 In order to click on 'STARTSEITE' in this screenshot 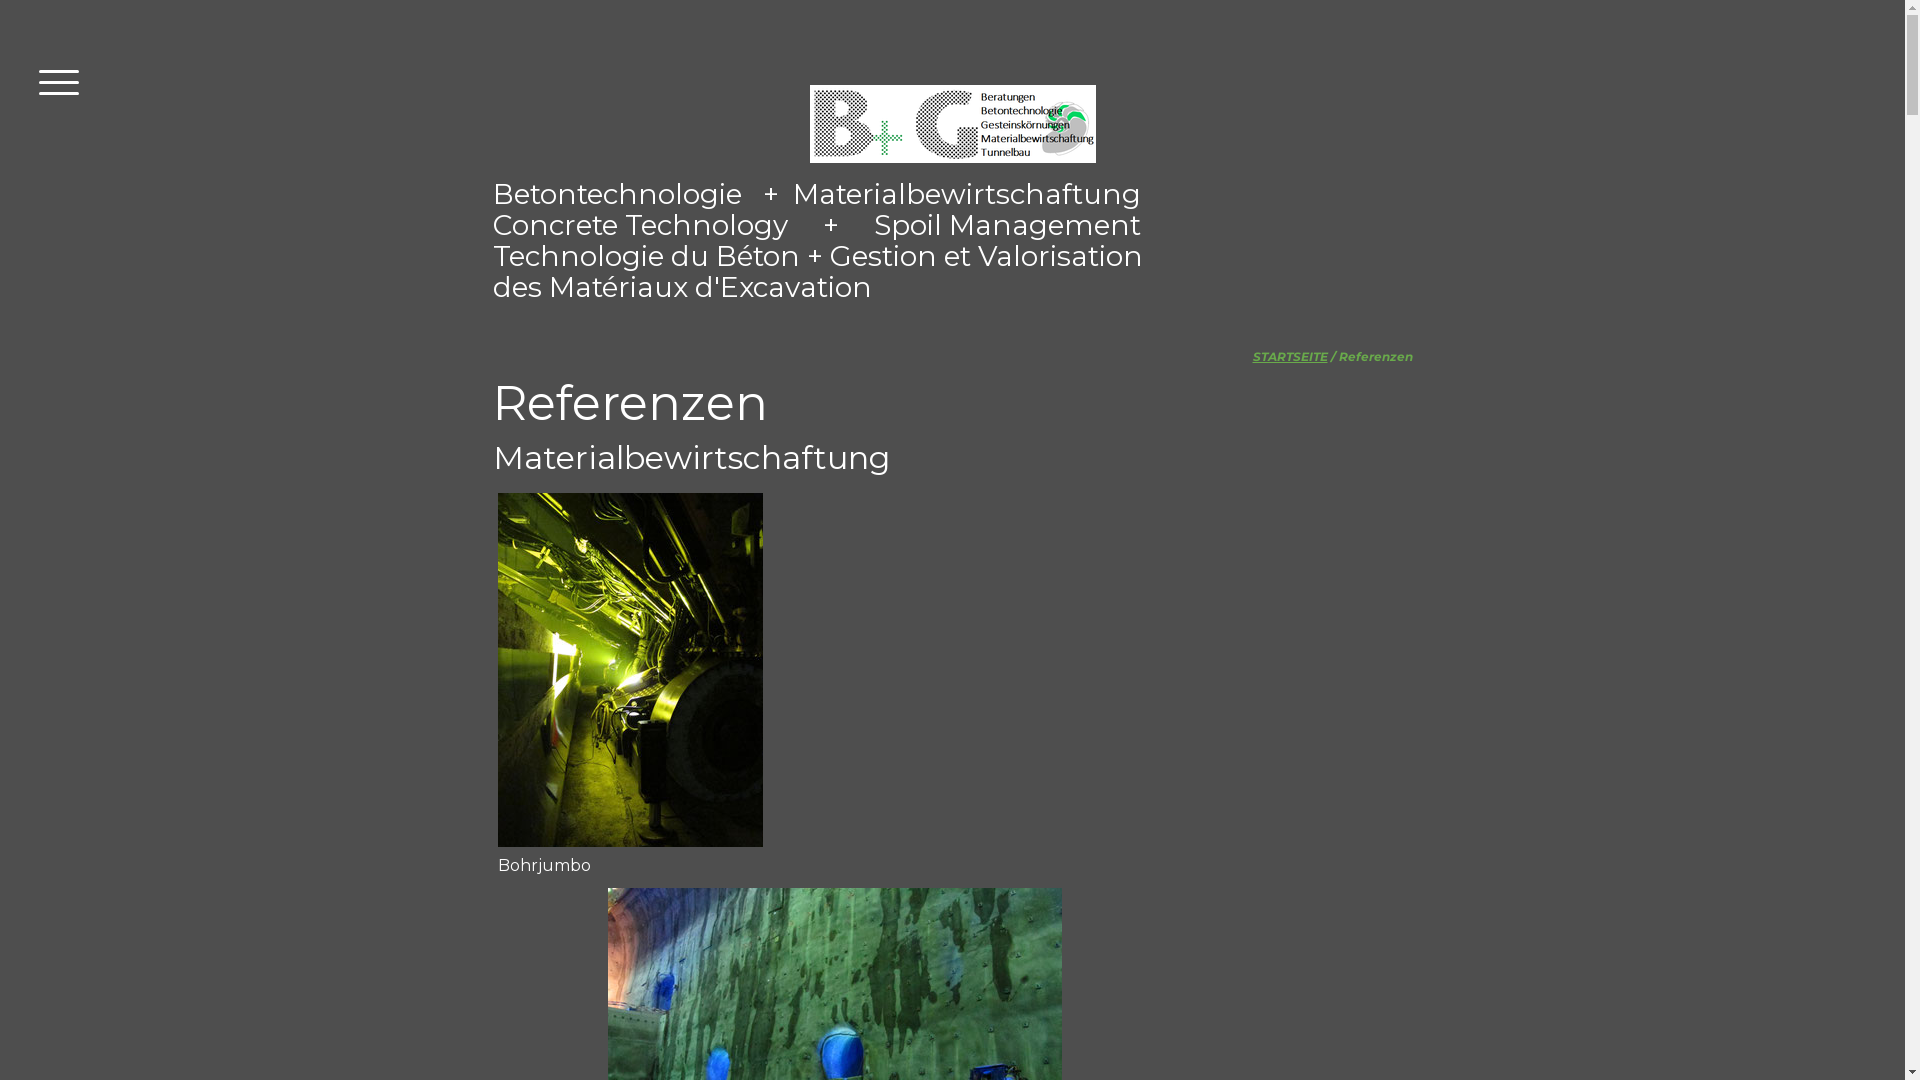, I will do `click(1289, 355)`.